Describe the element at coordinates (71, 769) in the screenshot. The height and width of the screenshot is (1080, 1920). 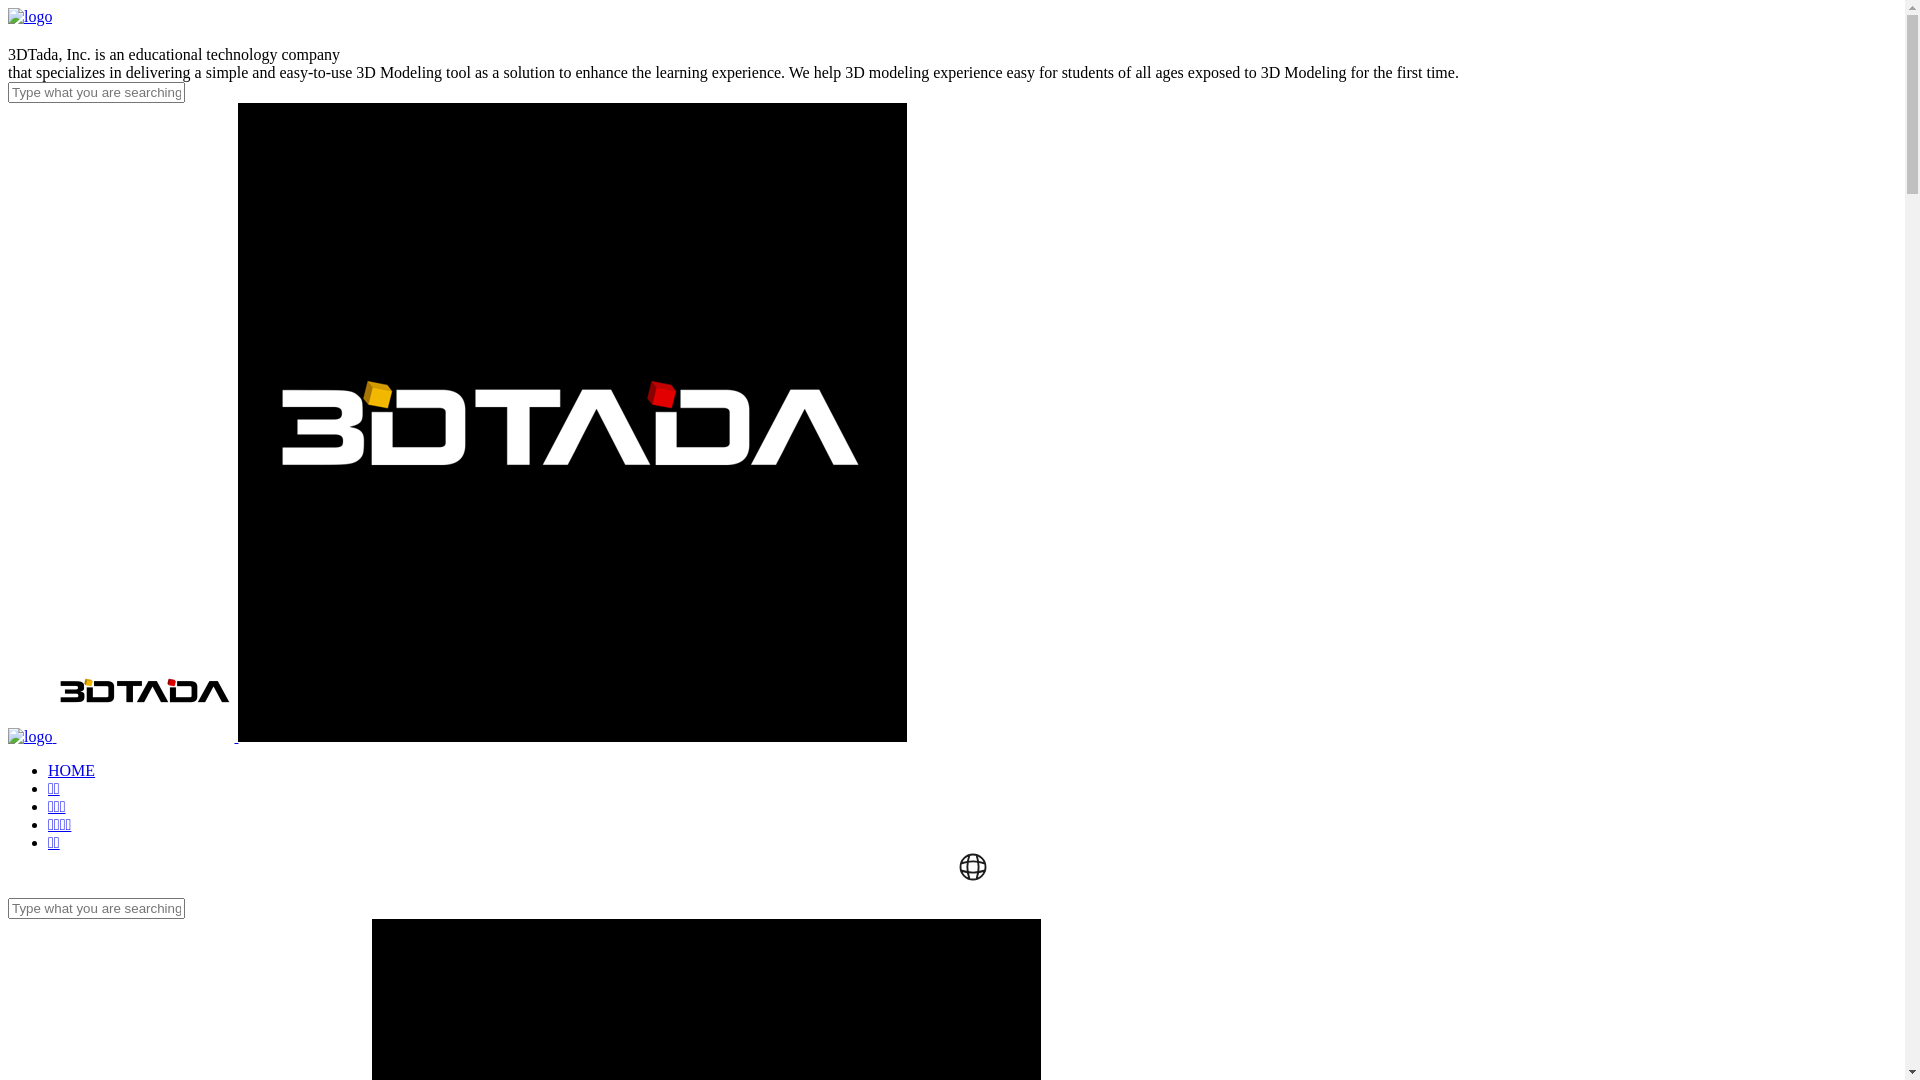
I see `'HOME'` at that location.